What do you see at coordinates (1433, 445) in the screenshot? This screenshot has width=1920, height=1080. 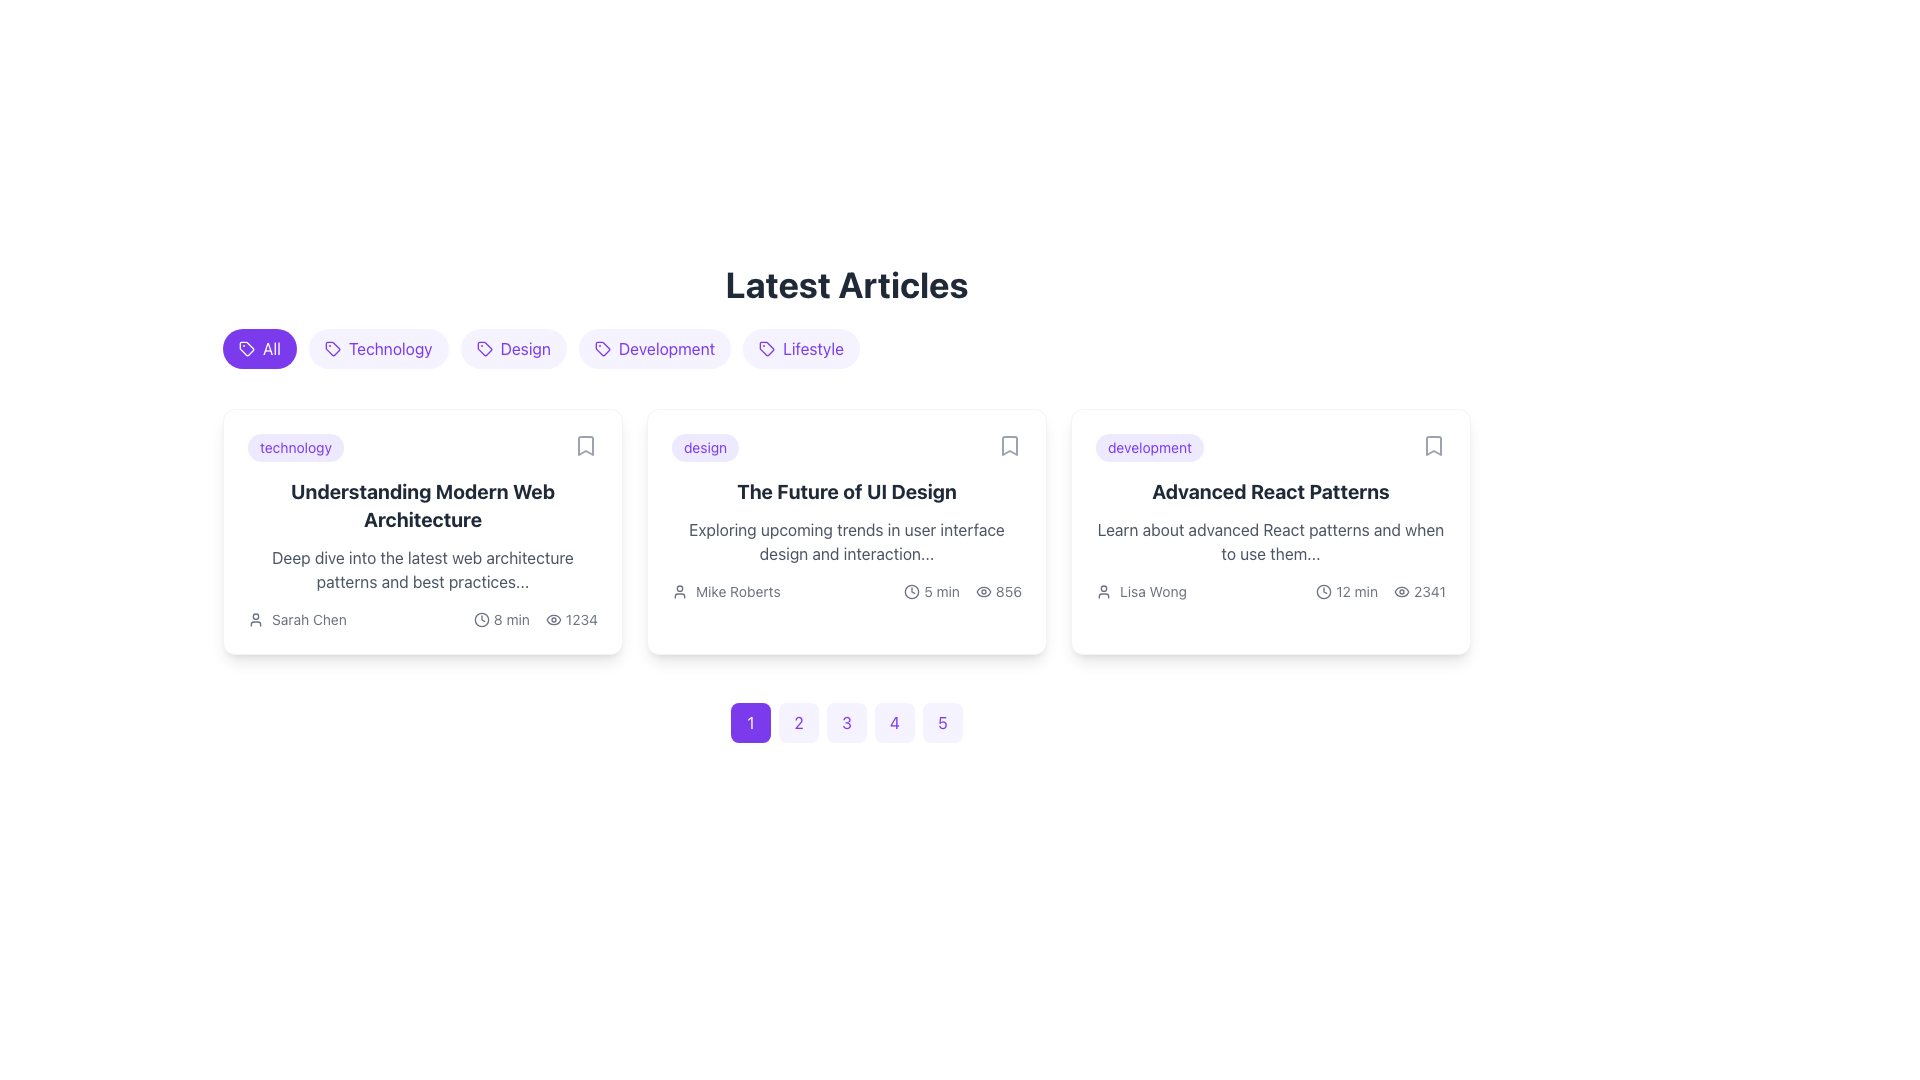 I see `the bookmark icon button located at the top-right corner of the 'Advanced React Patterns' article card to change its color from gray to violet` at bounding box center [1433, 445].